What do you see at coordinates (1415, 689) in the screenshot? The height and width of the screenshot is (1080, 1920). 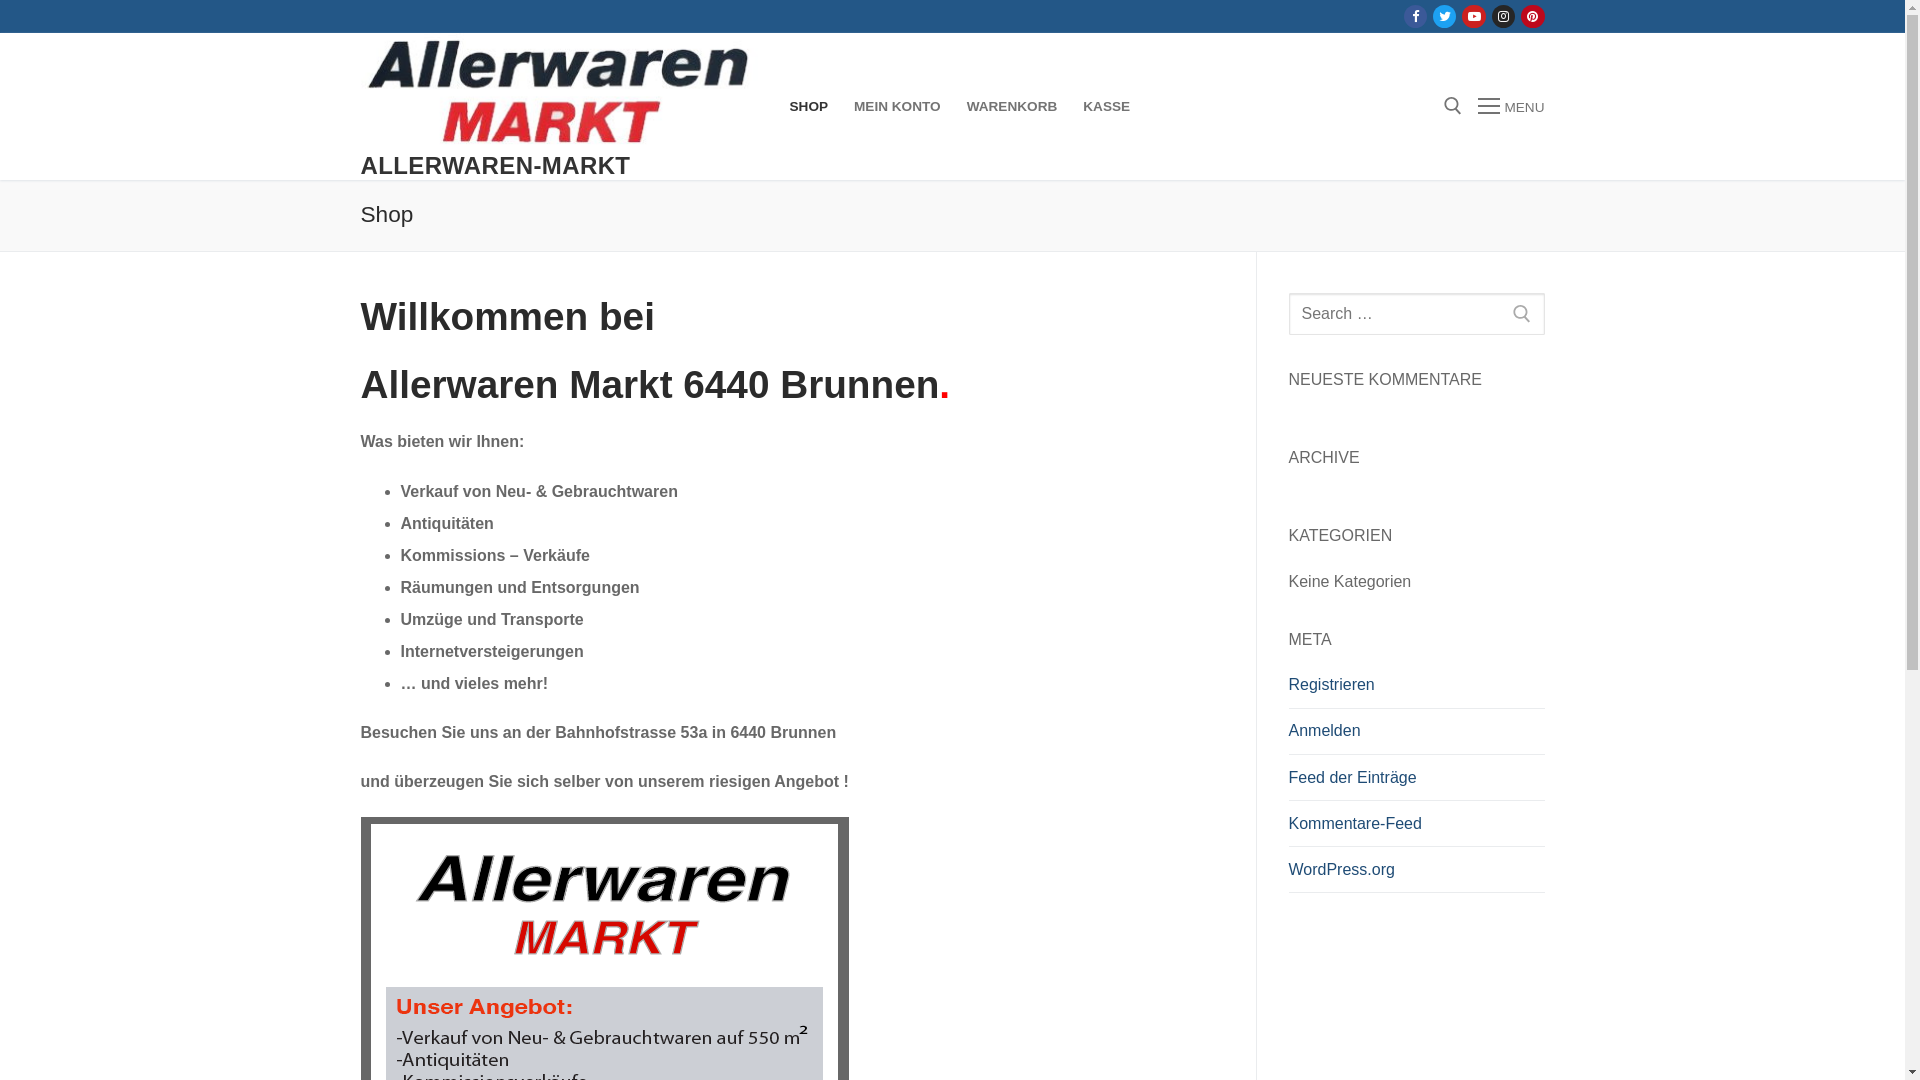 I see `'Registrieren'` at bounding box center [1415, 689].